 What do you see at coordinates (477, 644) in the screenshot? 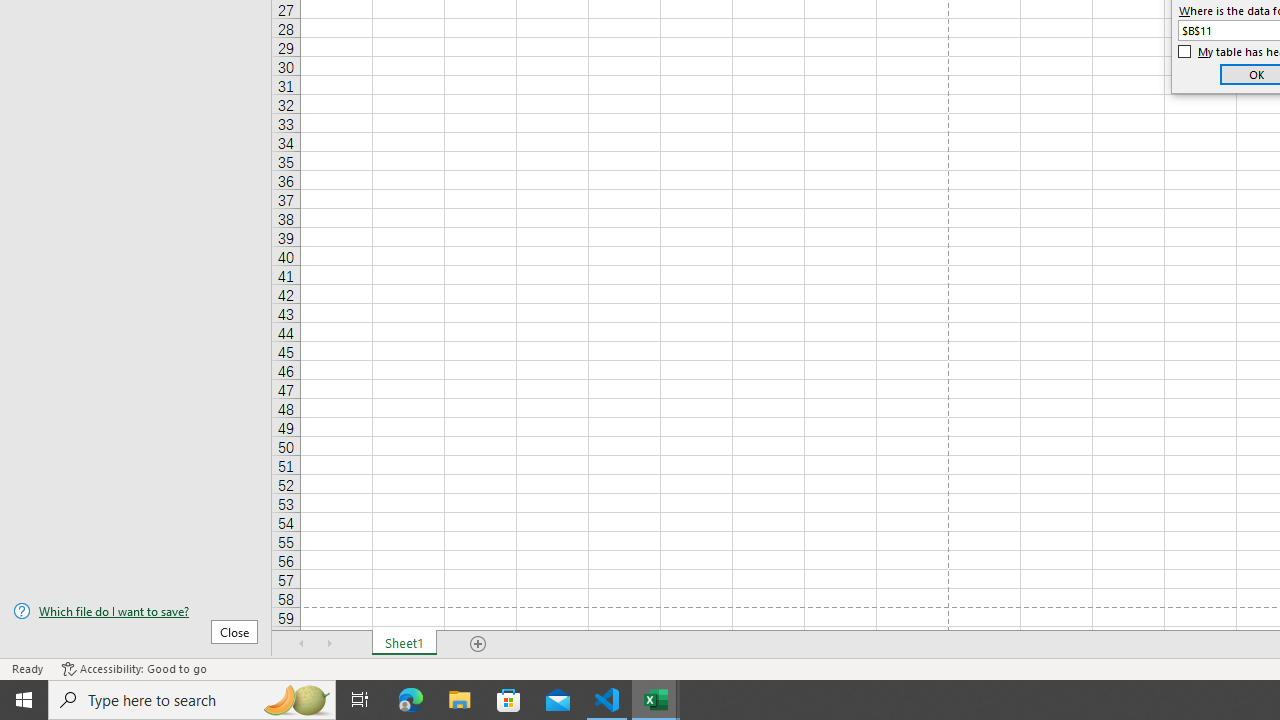
I see `'Add Sheet'` at bounding box center [477, 644].